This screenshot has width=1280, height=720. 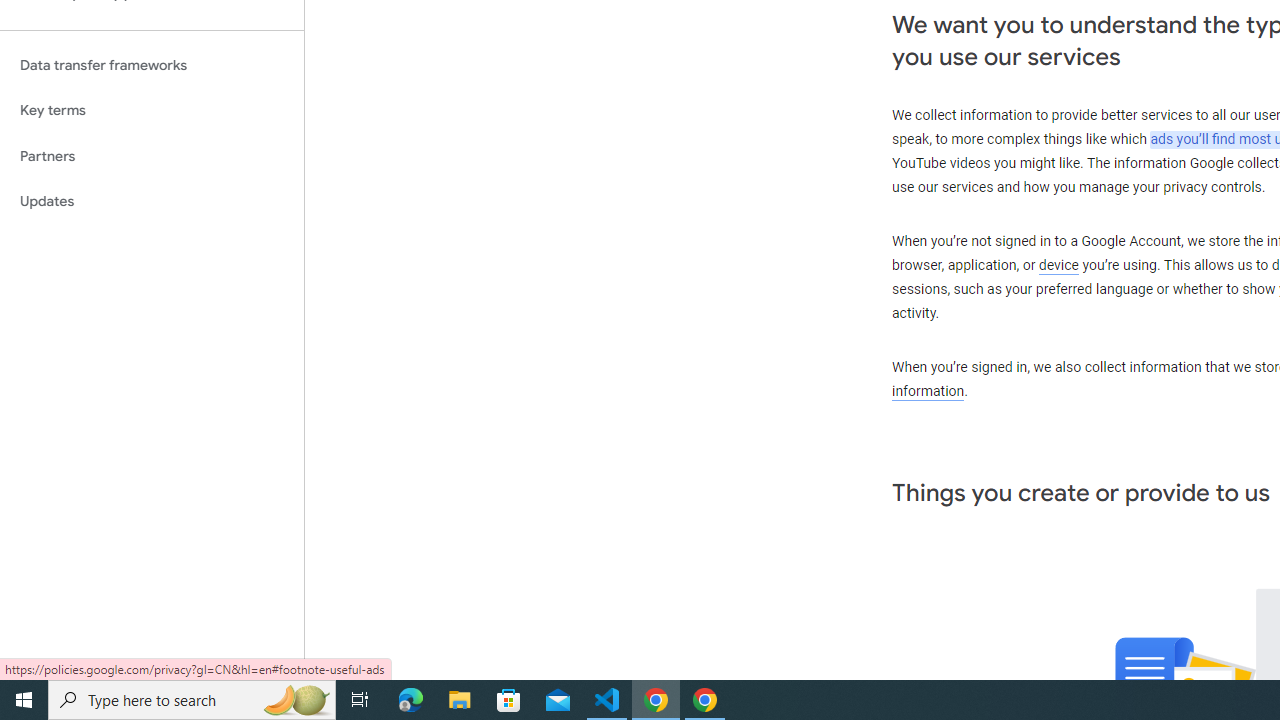 I want to click on 'device', so click(x=1058, y=264).